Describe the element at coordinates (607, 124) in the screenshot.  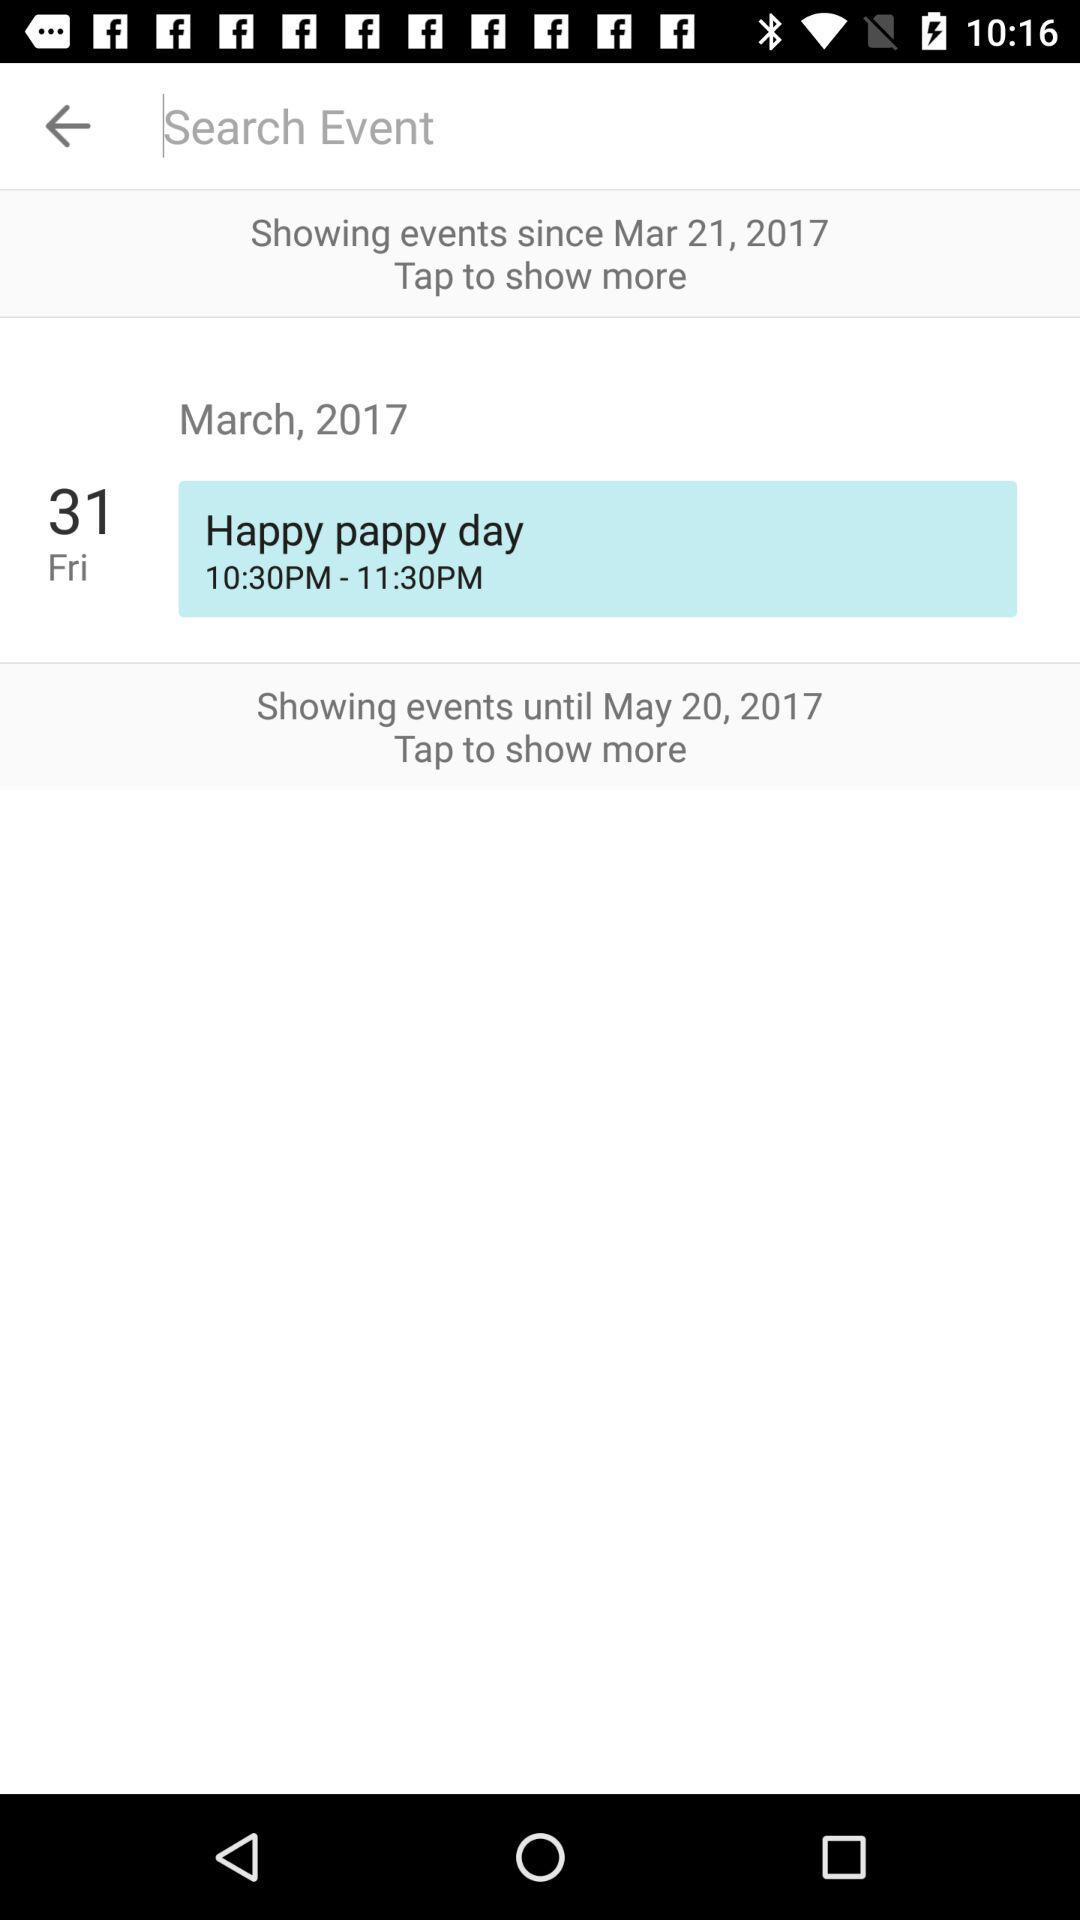
I see `search for events in the calendar` at that location.